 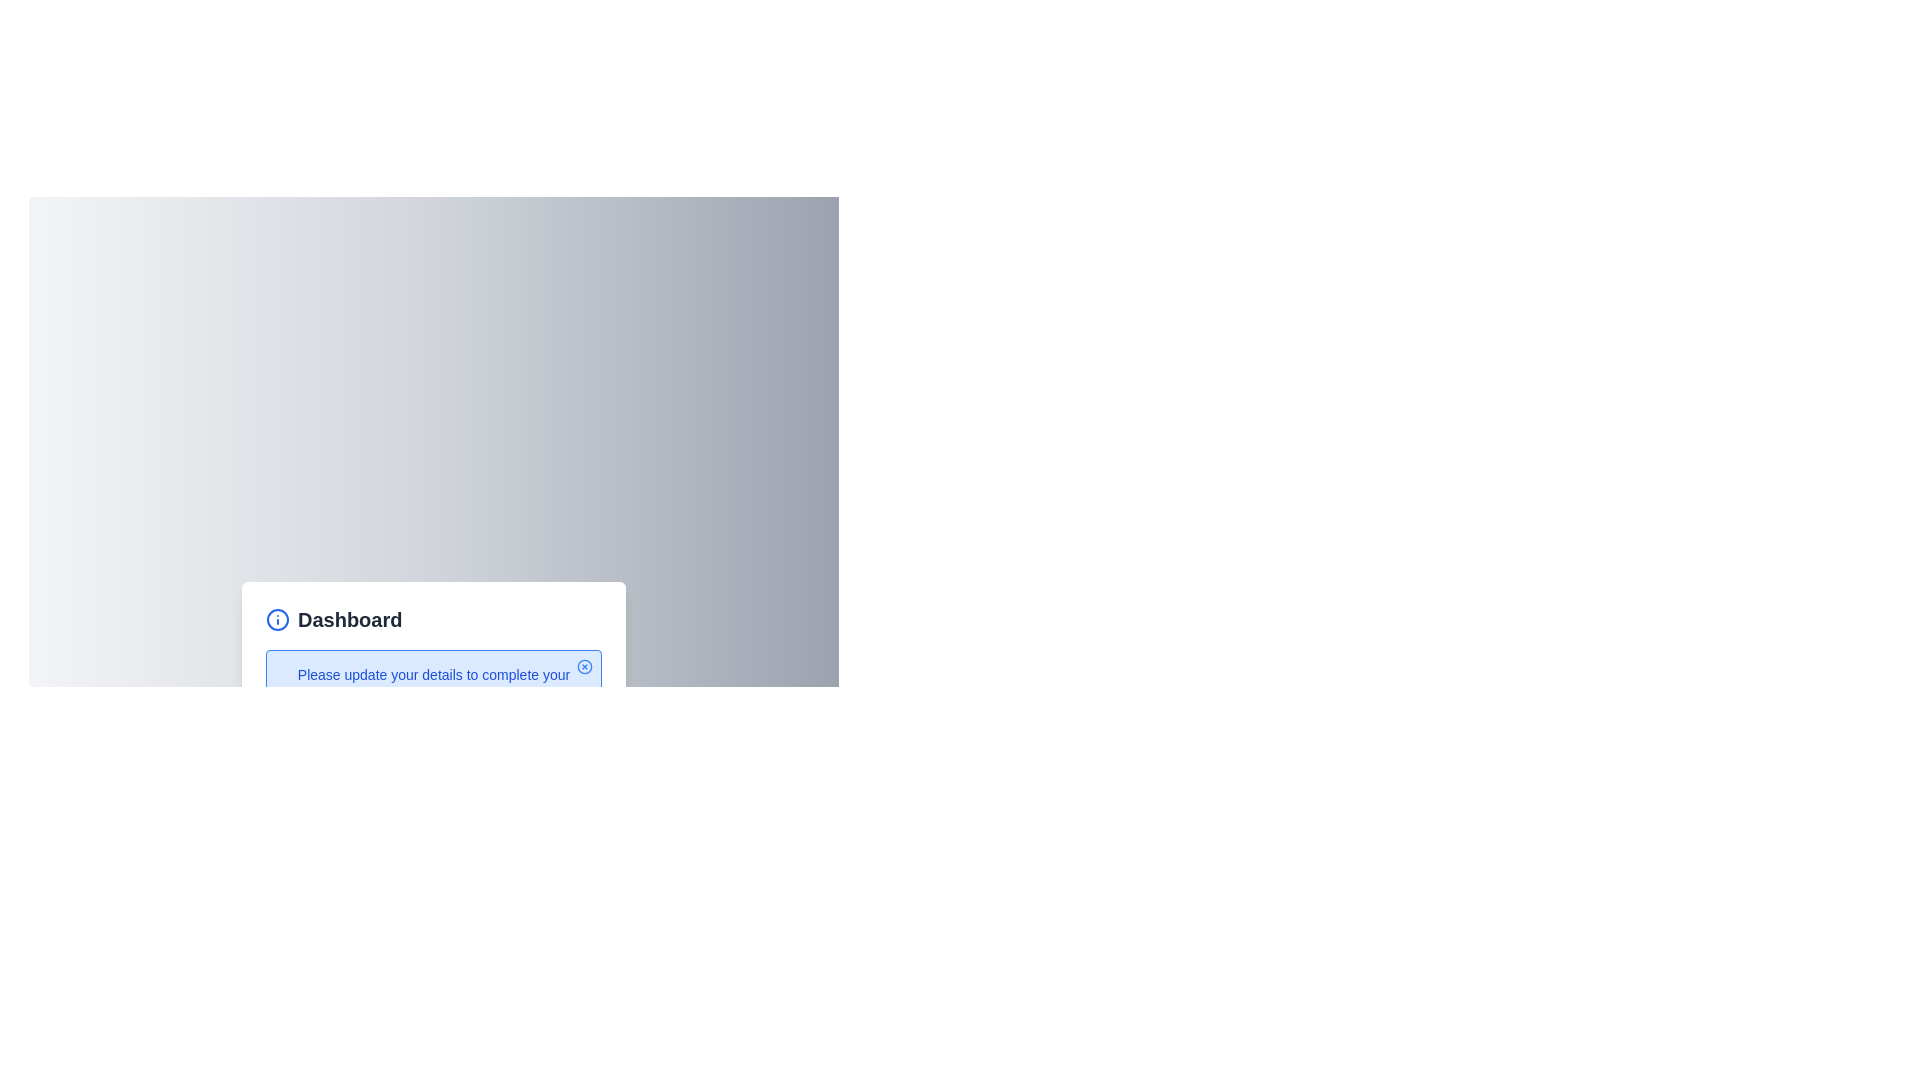 I want to click on the informational Text label that prompts the user to update their details for profile setup, which is located within a highlighted alert box below the 'Dashboard' heading, so click(x=432, y=685).